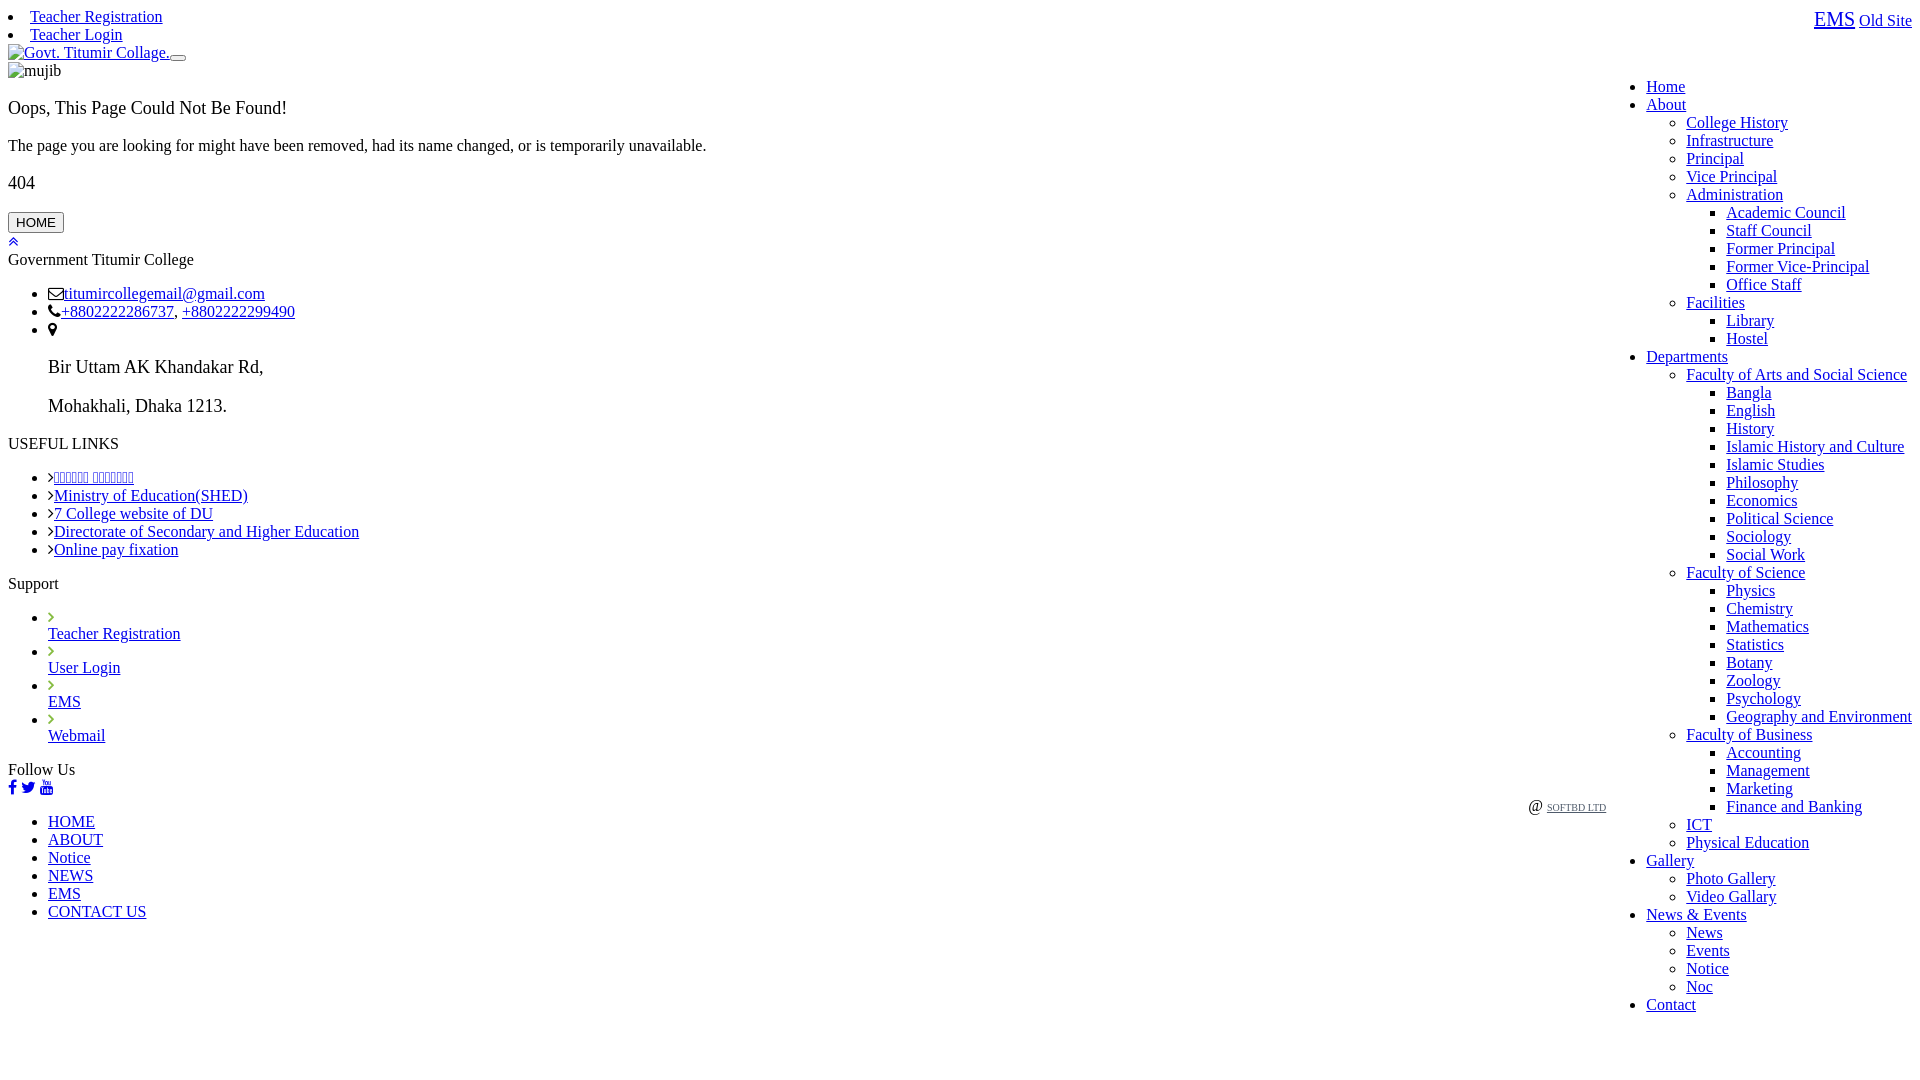 The height and width of the screenshot is (1080, 1920). I want to click on 'CONTACT US', so click(95, 911).